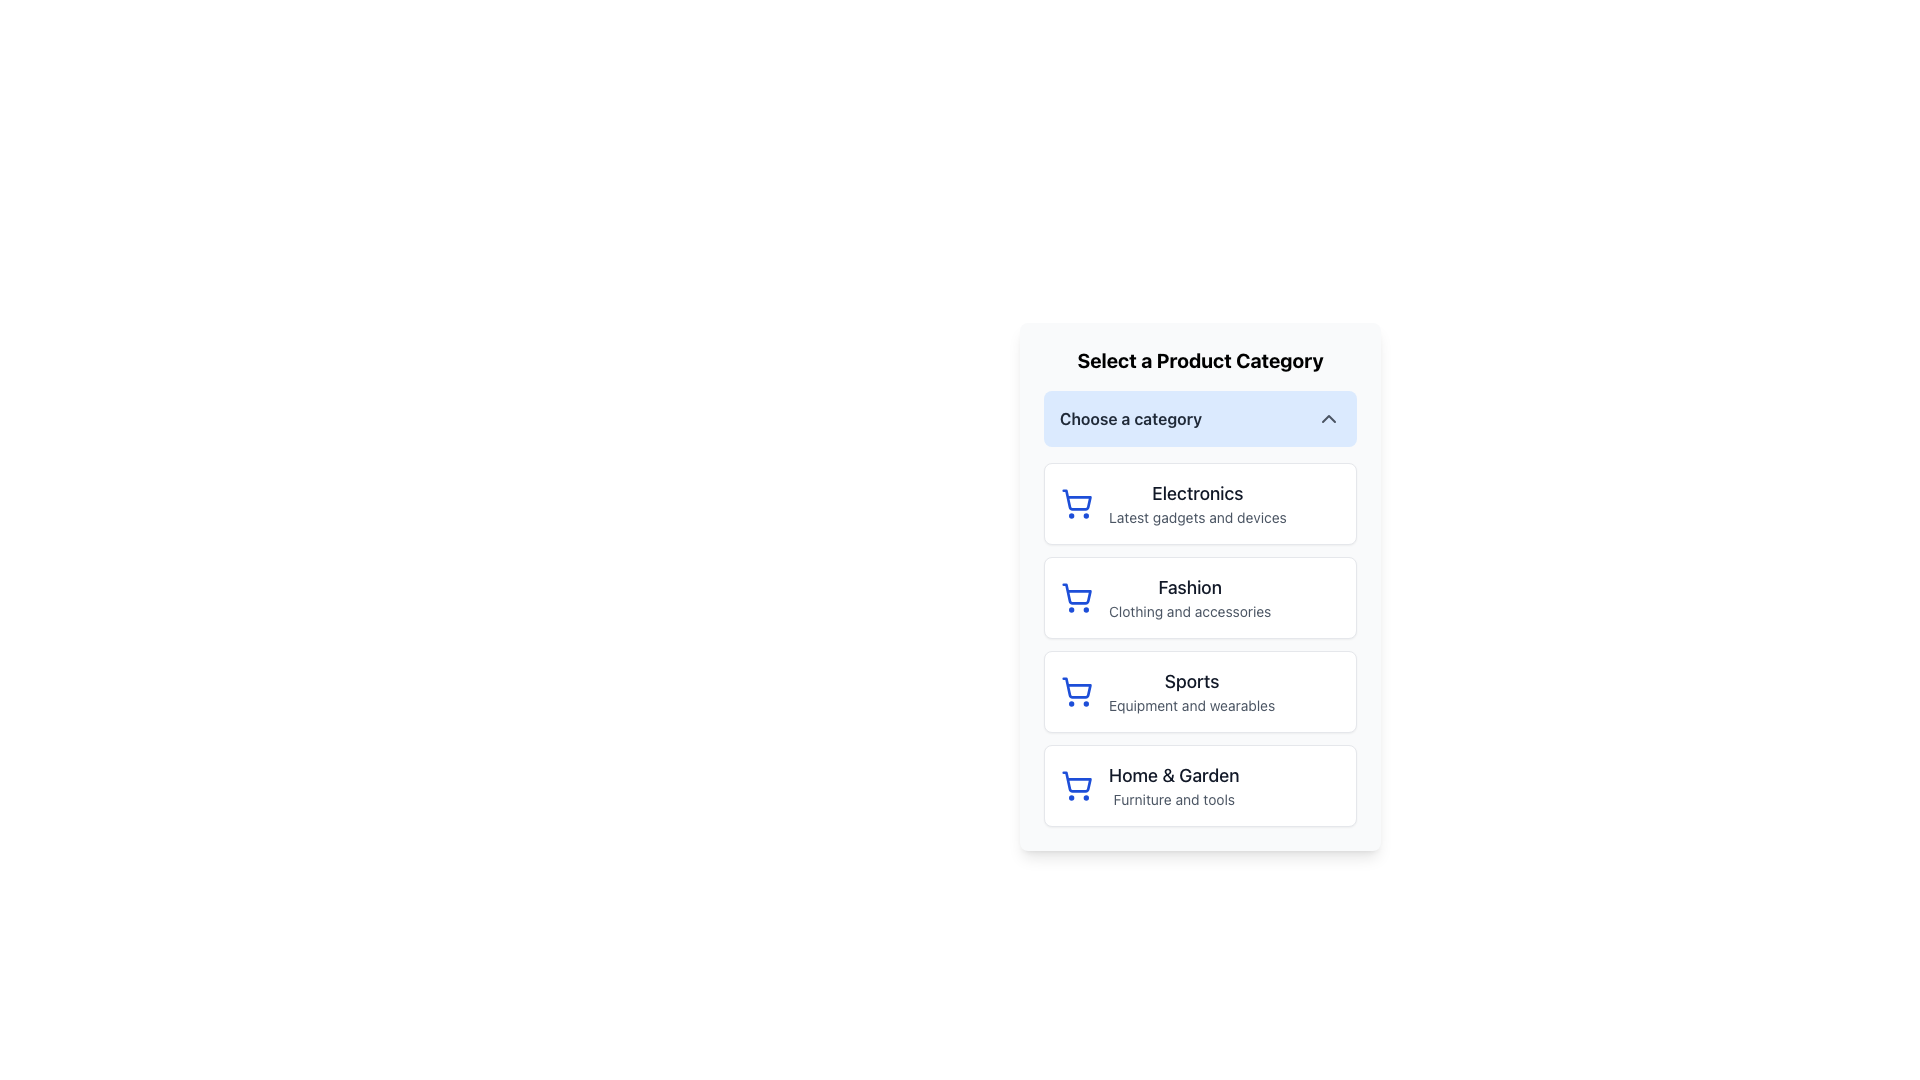 The width and height of the screenshot is (1920, 1080). Describe the element at coordinates (1200, 503) in the screenshot. I see `the first selectable card in the Electronics category list` at that location.